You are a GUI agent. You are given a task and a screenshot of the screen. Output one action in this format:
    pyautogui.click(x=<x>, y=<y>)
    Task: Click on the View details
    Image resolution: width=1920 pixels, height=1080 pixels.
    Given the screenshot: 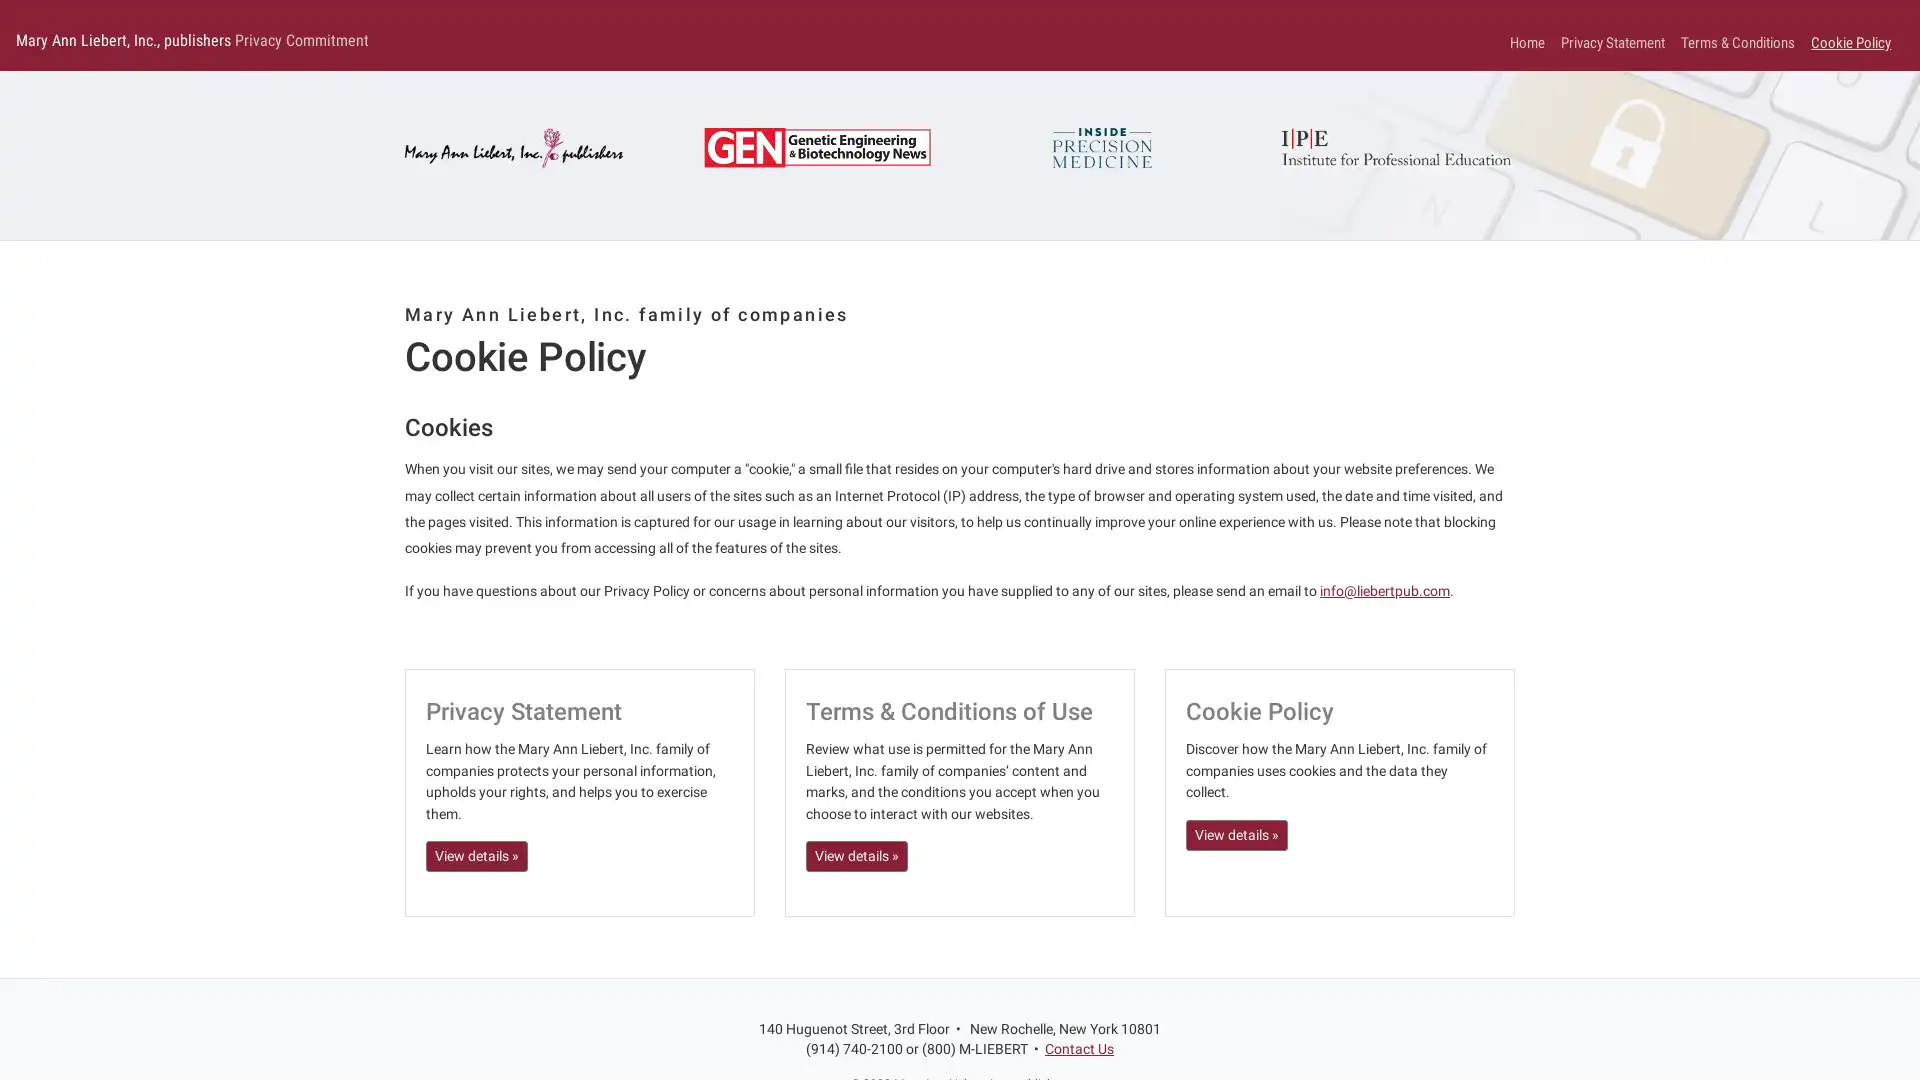 What is the action you would take?
    pyautogui.click(x=475, y=855)
    